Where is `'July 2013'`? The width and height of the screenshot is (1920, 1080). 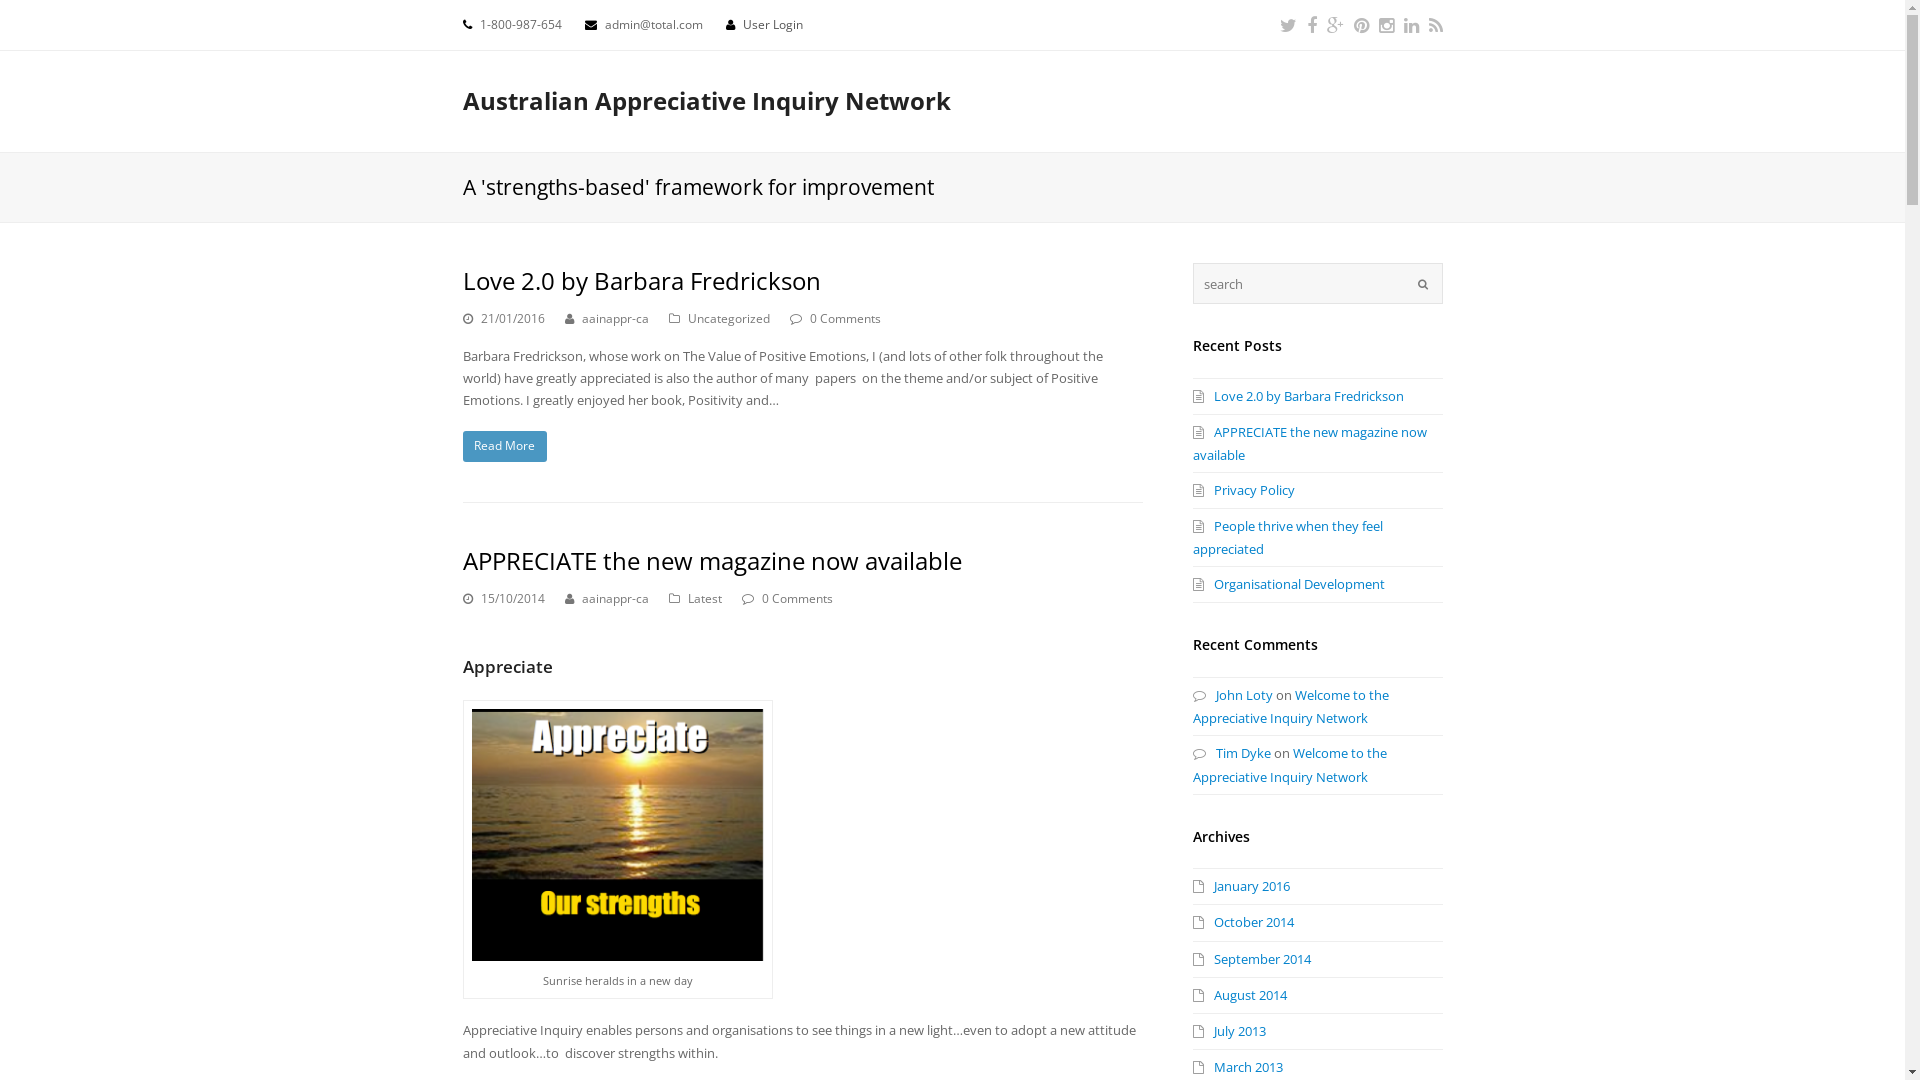 'July 2013' is located at coordinates (1191, 1030).